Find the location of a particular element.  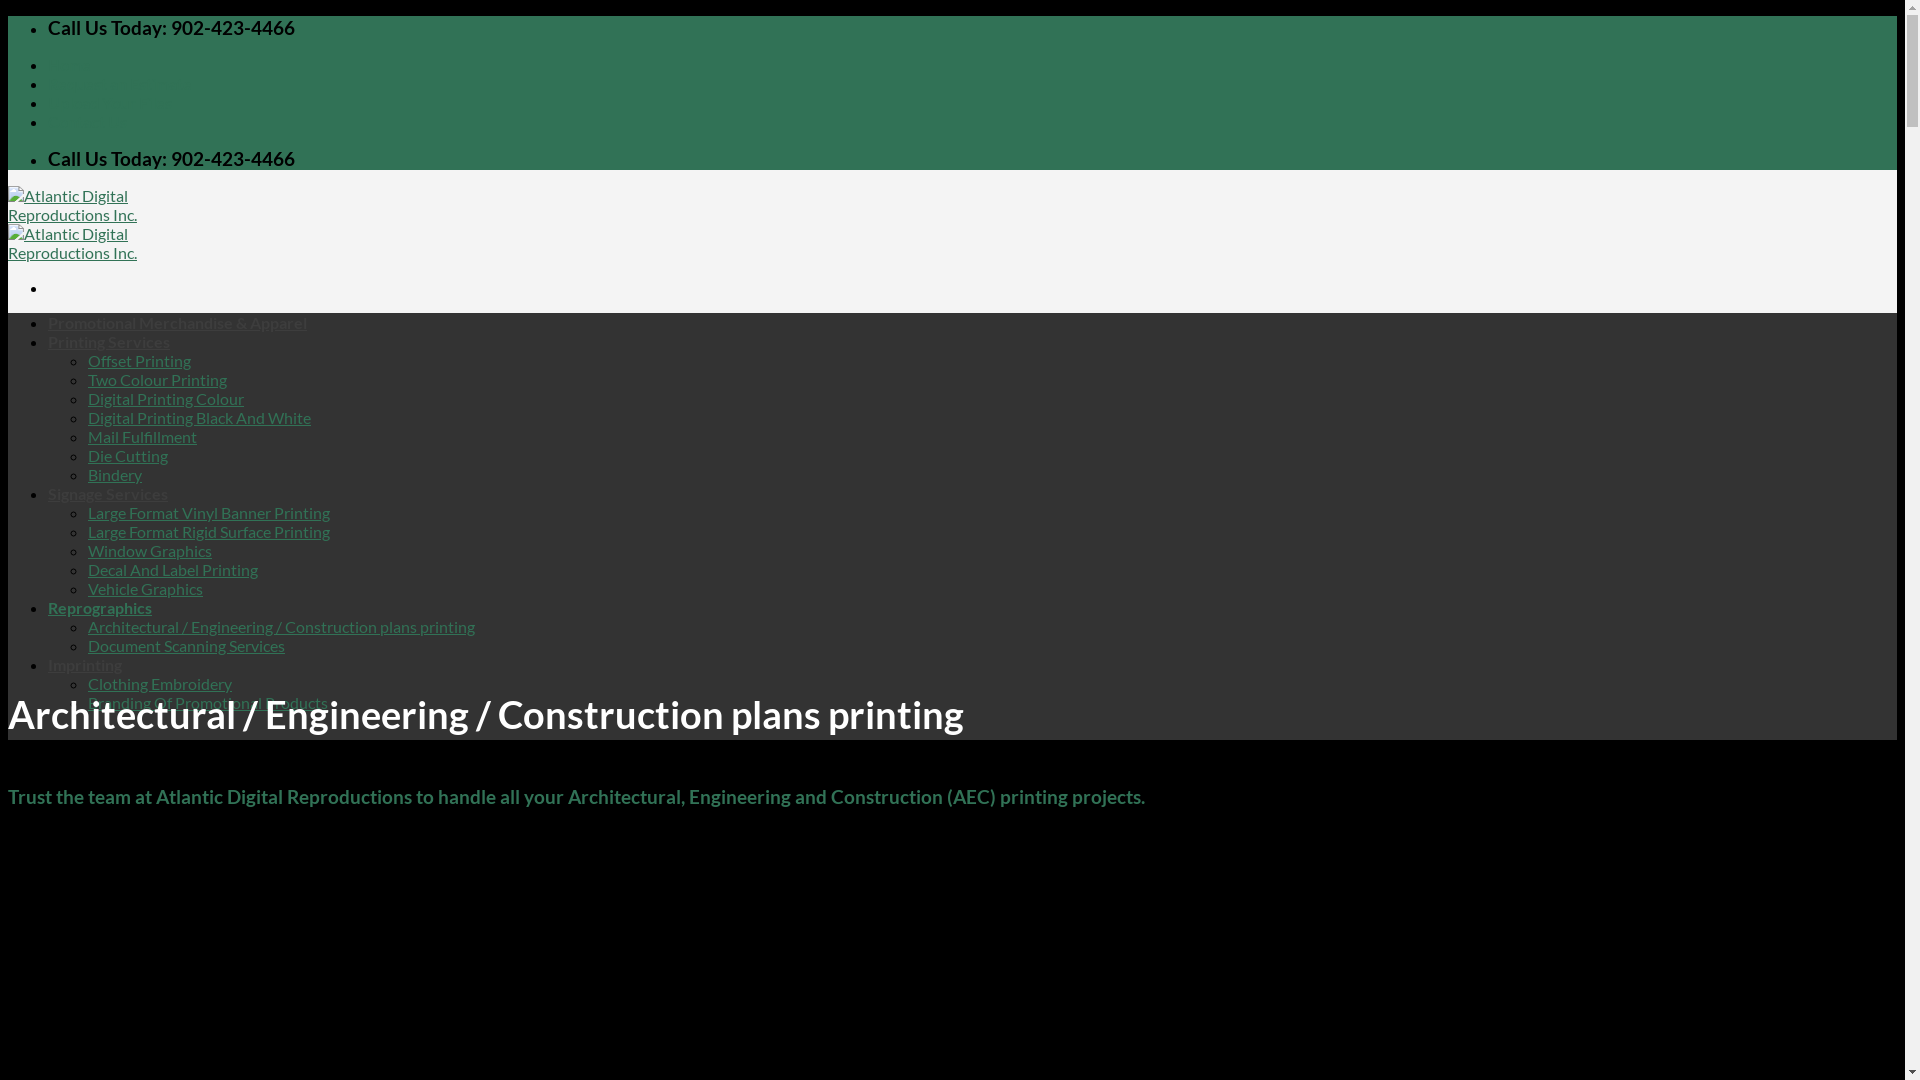

'Printing Services' is located at coordinates (108, 340).